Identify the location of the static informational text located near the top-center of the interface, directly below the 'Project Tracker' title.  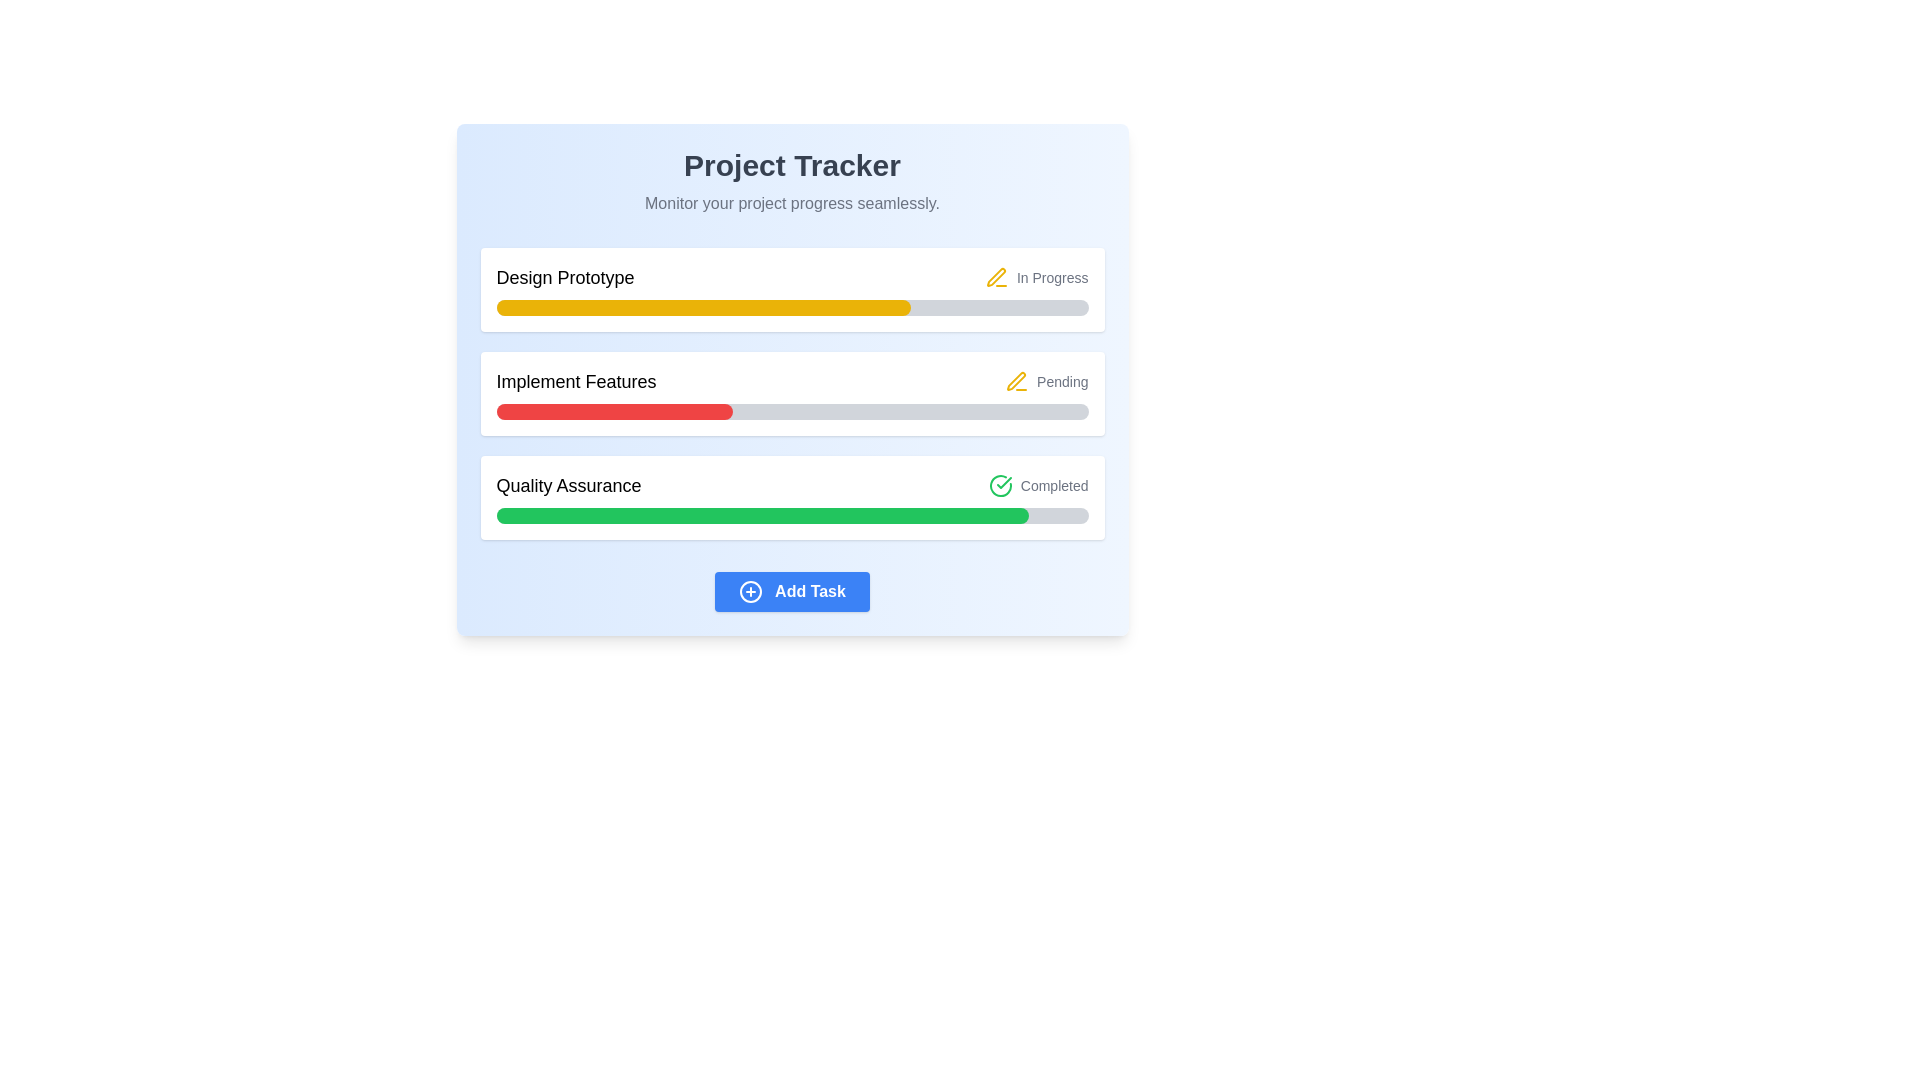
(791, 204).